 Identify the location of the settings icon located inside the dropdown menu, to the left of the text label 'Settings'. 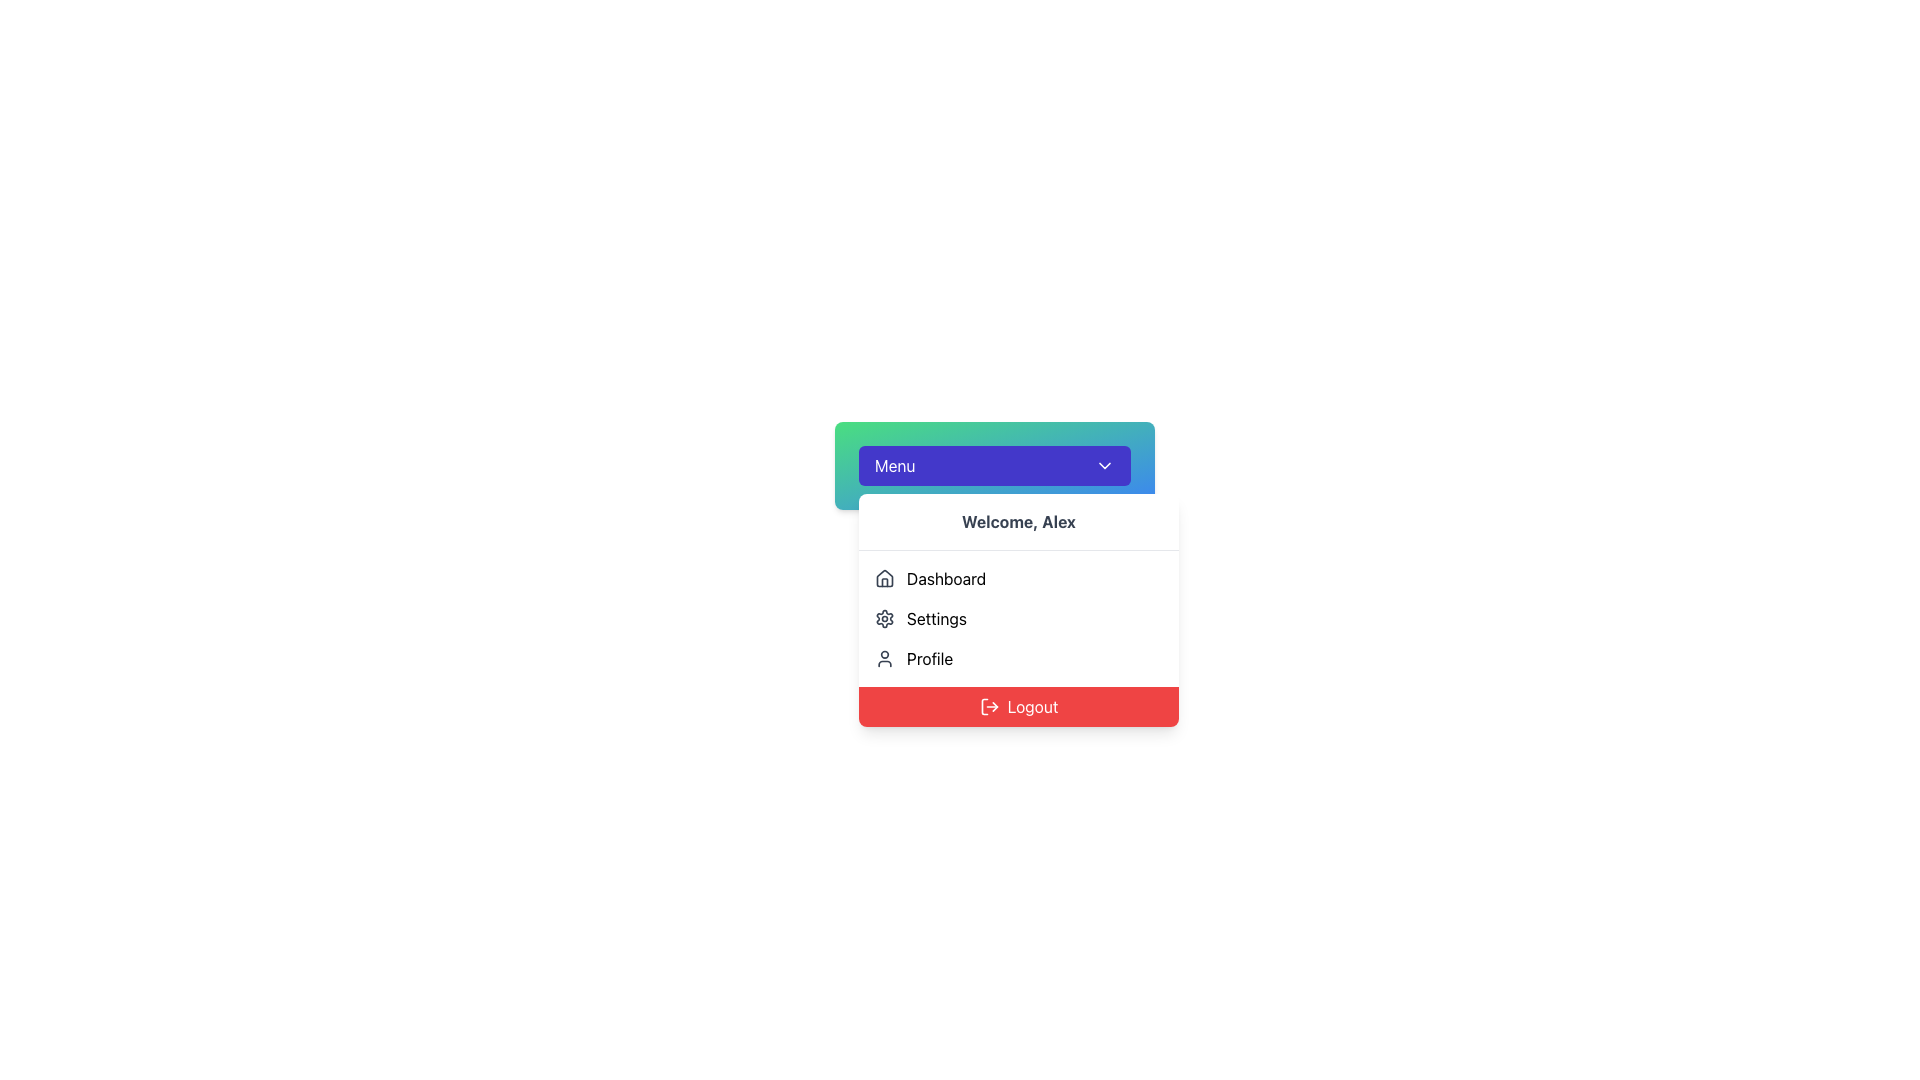
(883, 617).